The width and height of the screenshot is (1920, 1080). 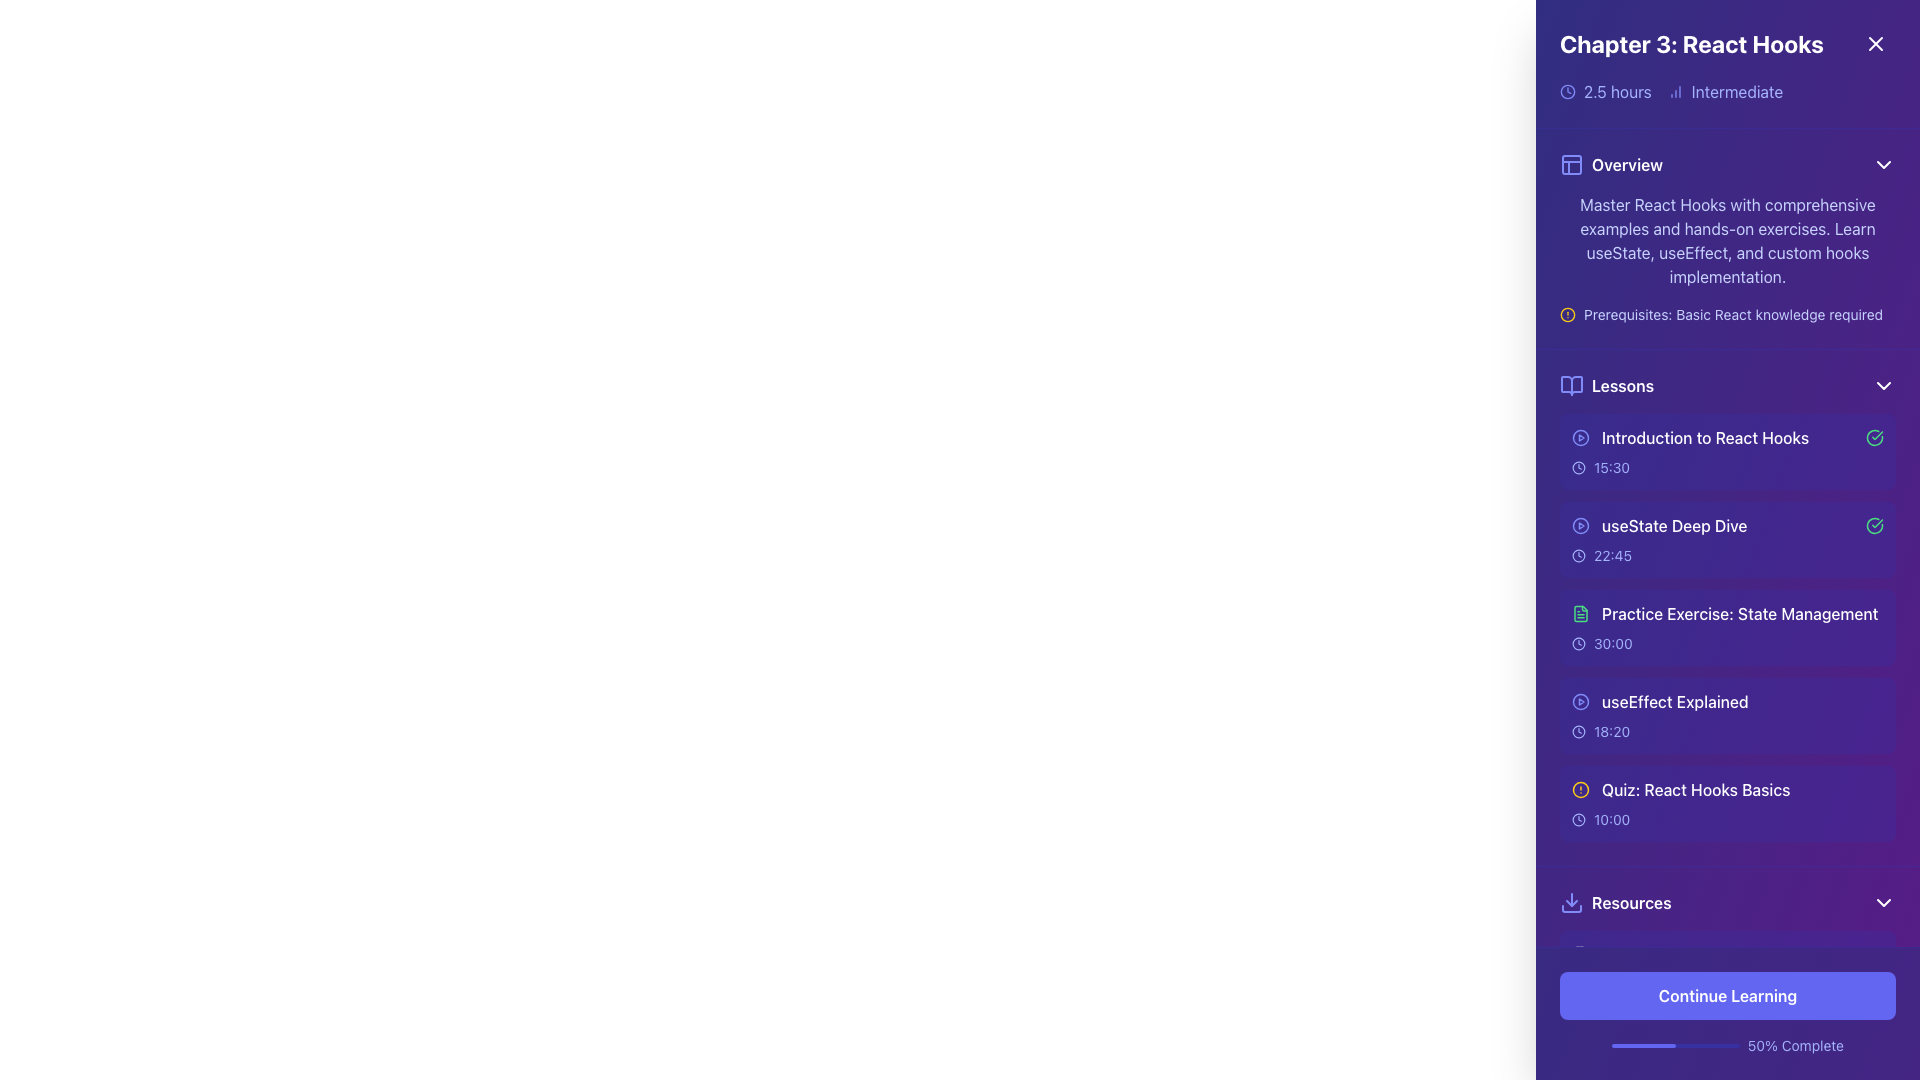 I want to click on the static text displaying the time '22:45' in light indigo color, located next to the circular clock icon in the second entry of the 'Lessons' section, so click(x=1612, y=555).